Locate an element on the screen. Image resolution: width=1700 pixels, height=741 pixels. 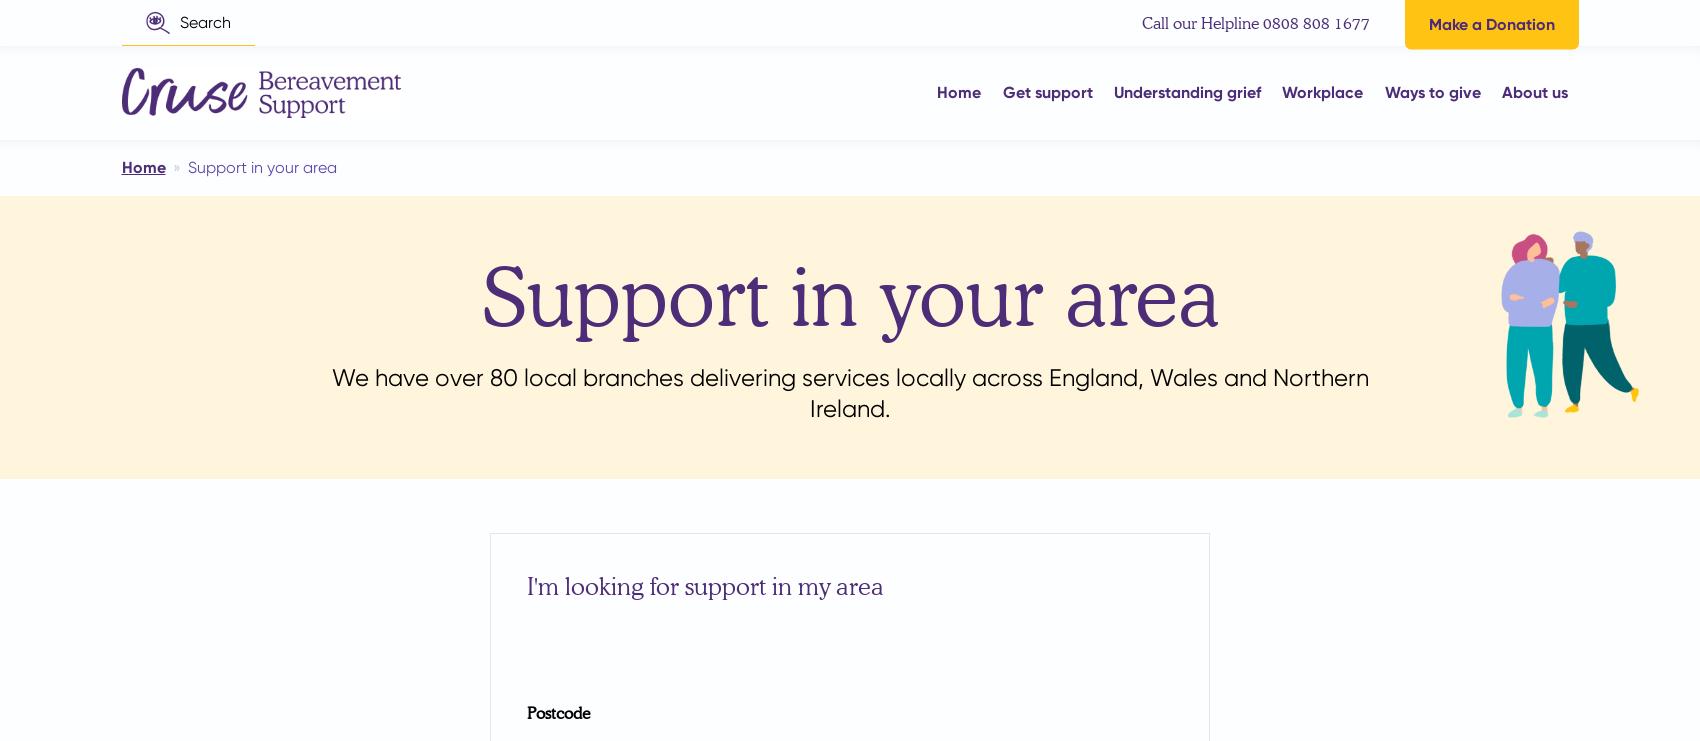
'Ways to give' is located at coordinates (1431, 91).